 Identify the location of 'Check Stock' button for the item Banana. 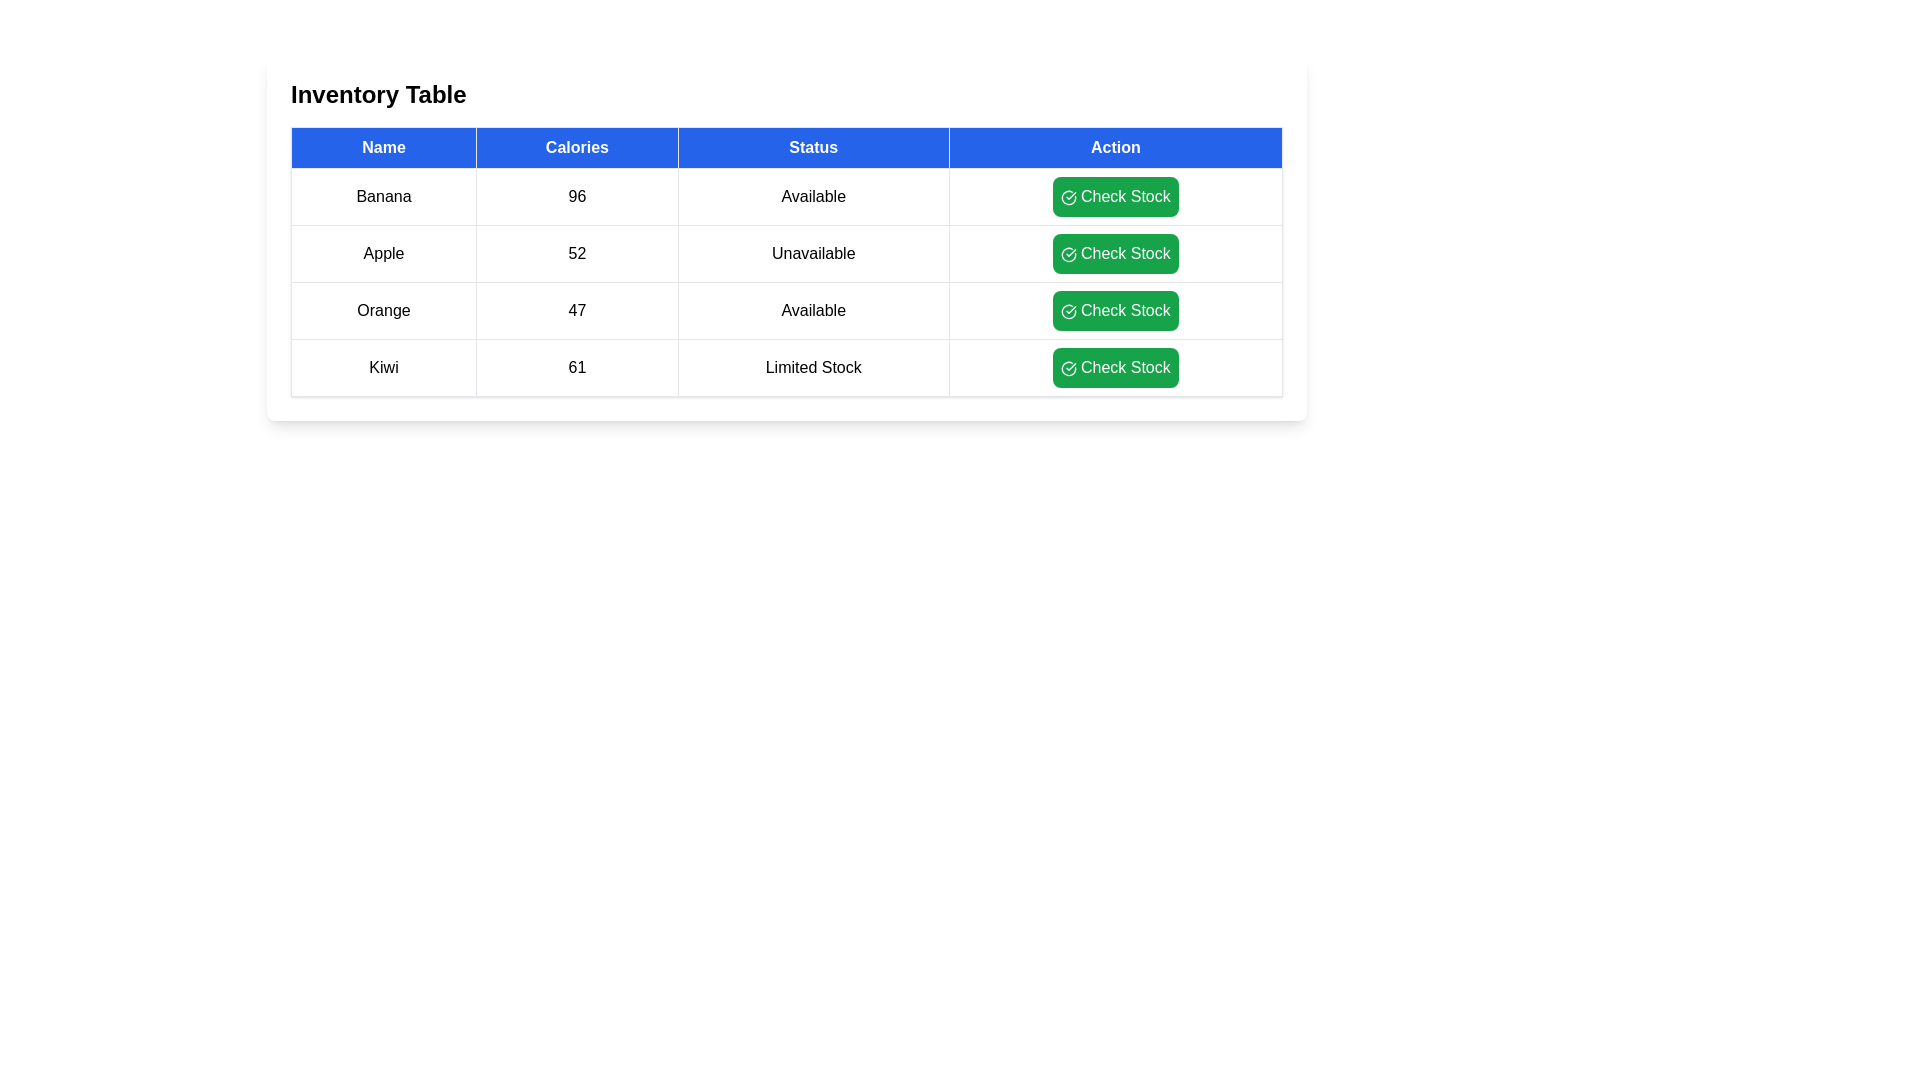
(1114, 196).